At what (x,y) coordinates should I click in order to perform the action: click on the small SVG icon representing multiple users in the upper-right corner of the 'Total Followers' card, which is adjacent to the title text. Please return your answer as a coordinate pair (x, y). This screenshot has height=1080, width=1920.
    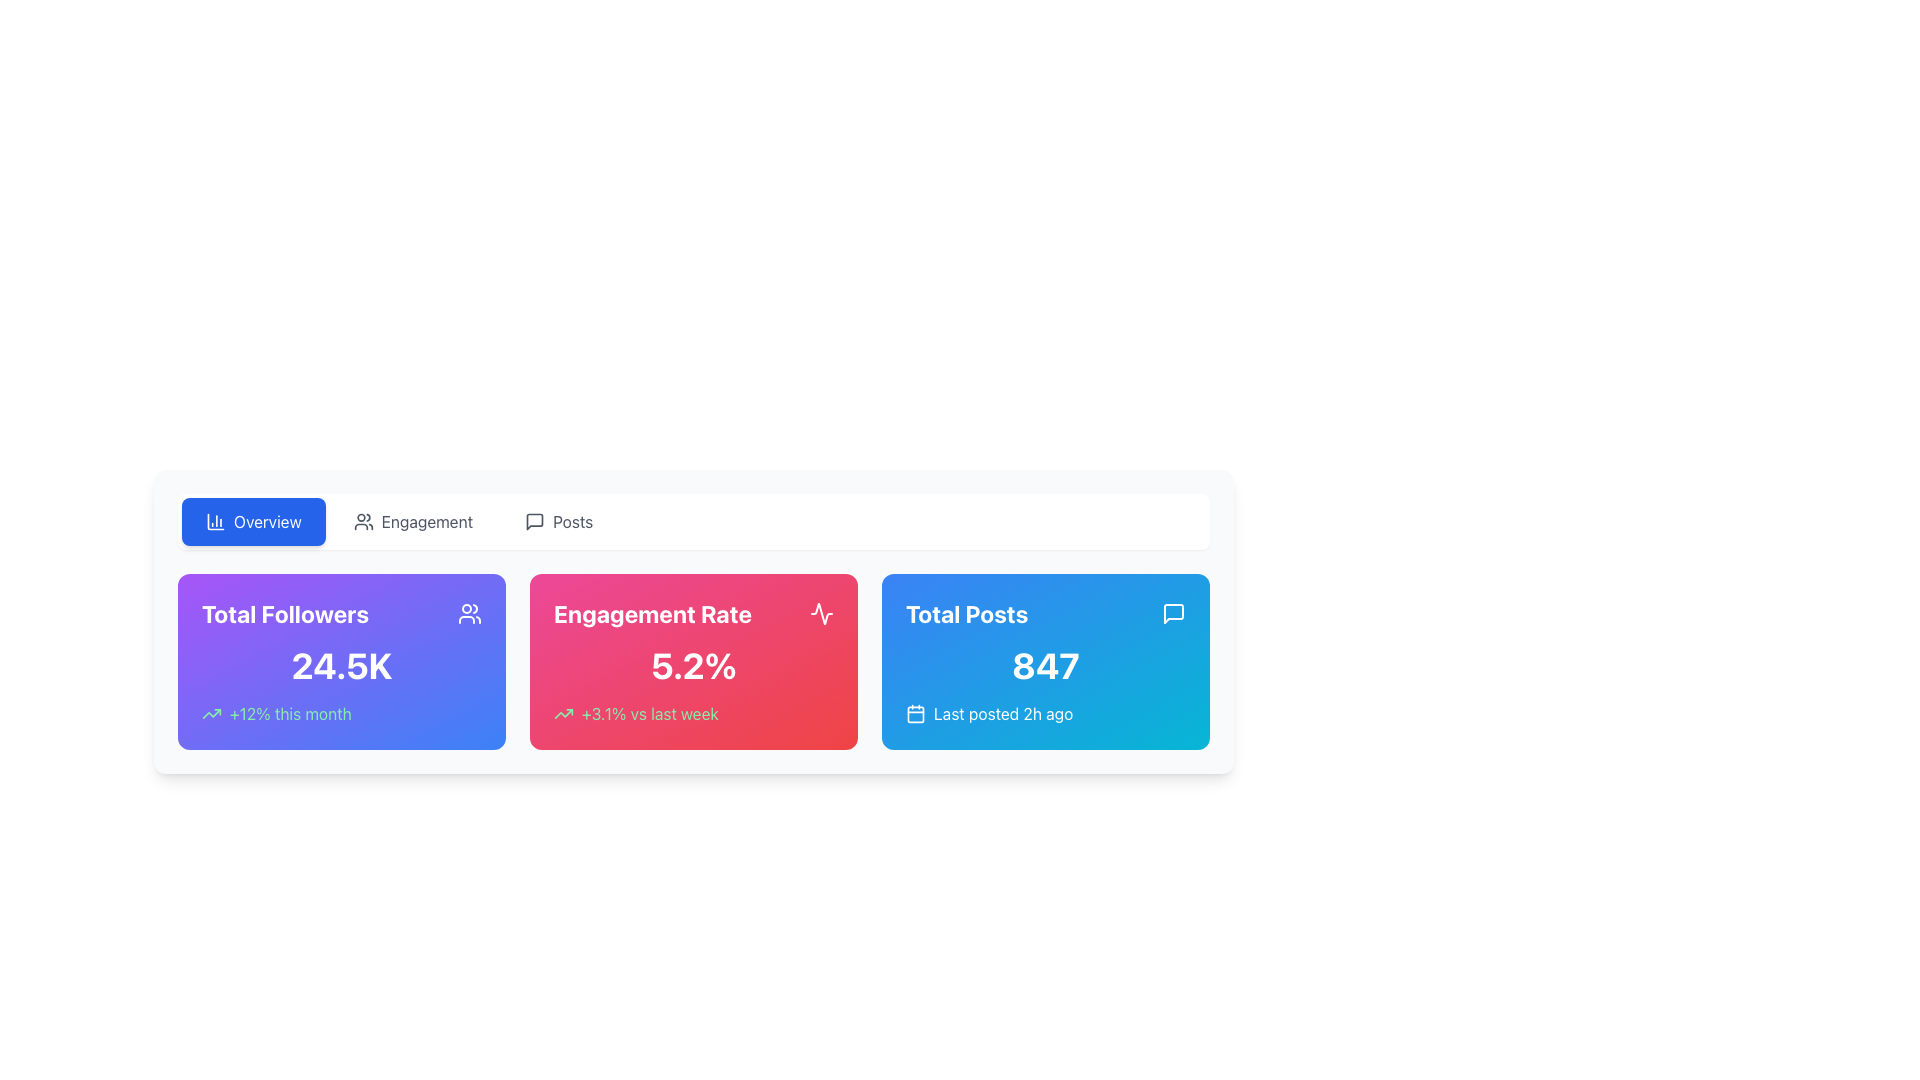
    Looking at the image, I should click on (469, 612).